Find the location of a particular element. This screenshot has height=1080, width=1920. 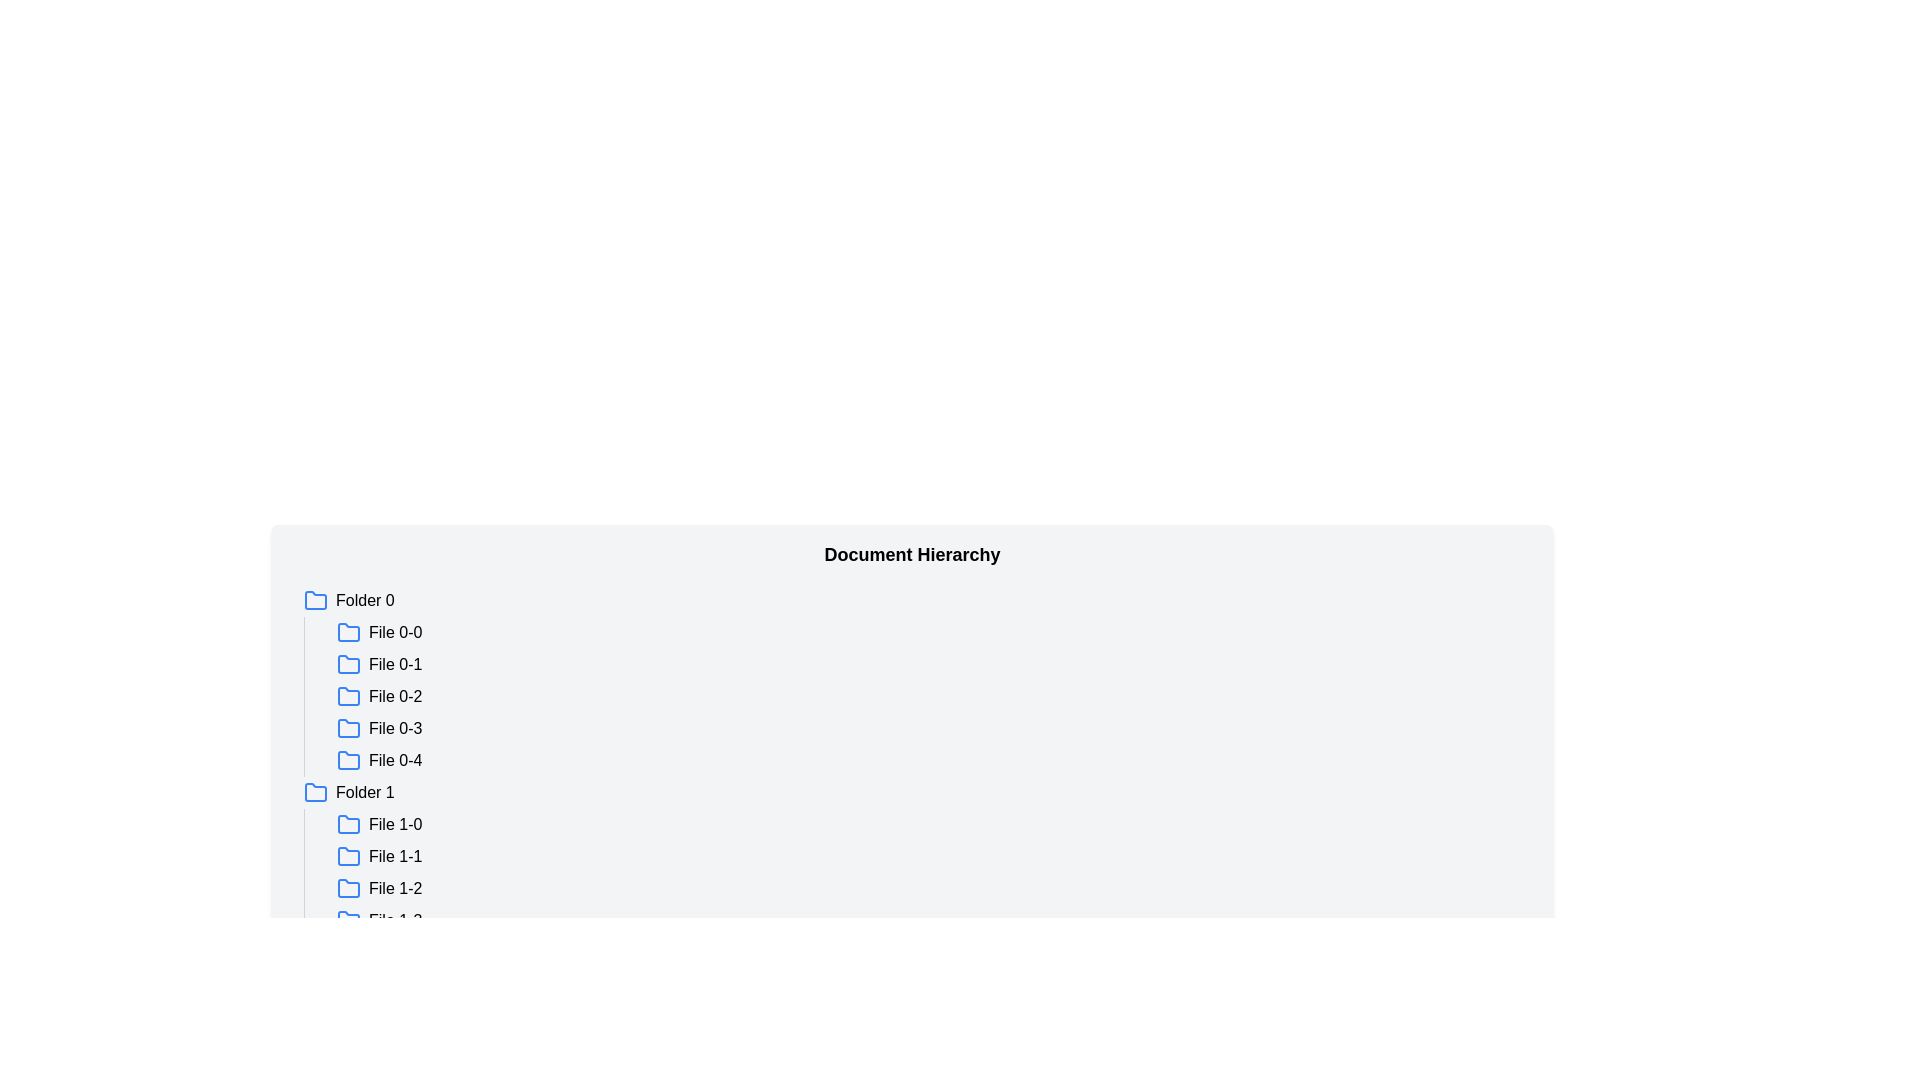

the Folder icon located to the left of the text 'File 1-0' under the 'Folder 1' heading in the file hierarchy interface is located at coordinates (349, 825).